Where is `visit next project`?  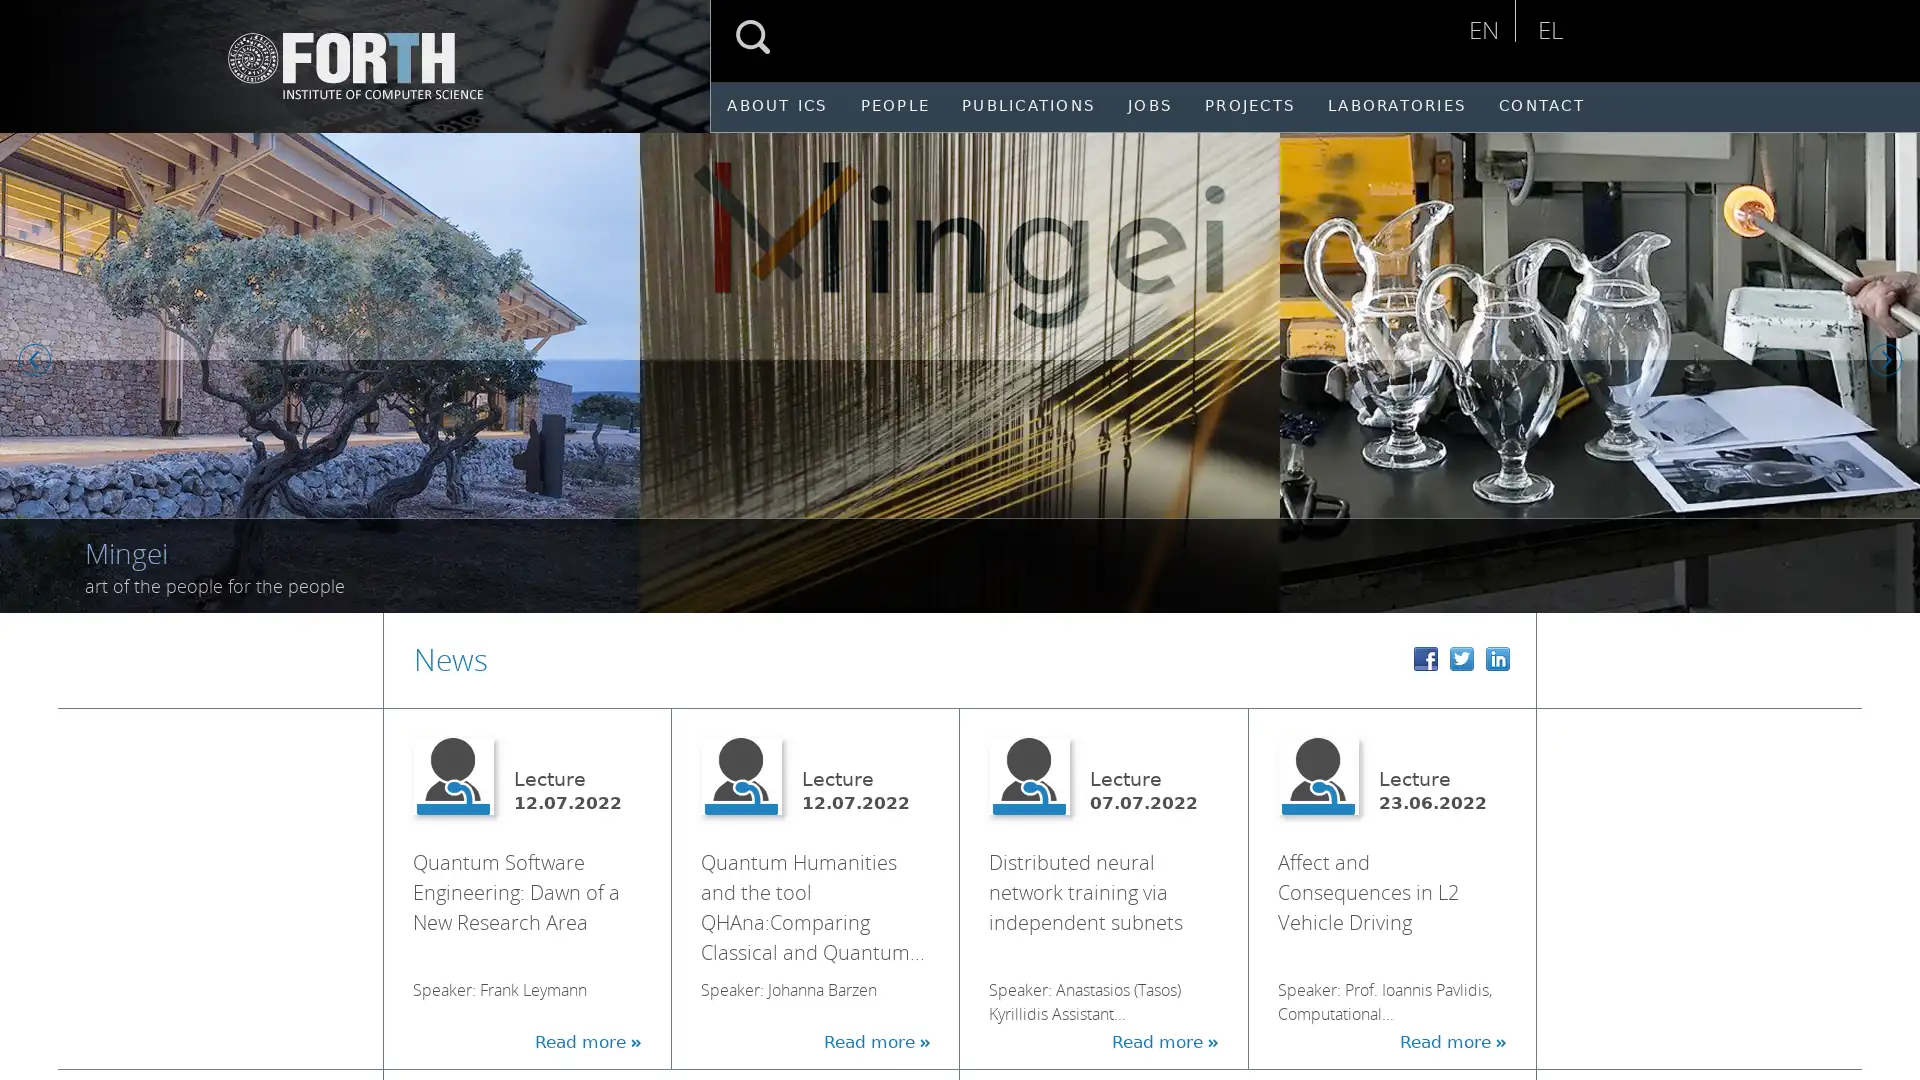 visit next project is located at coordinates (1889, 361).